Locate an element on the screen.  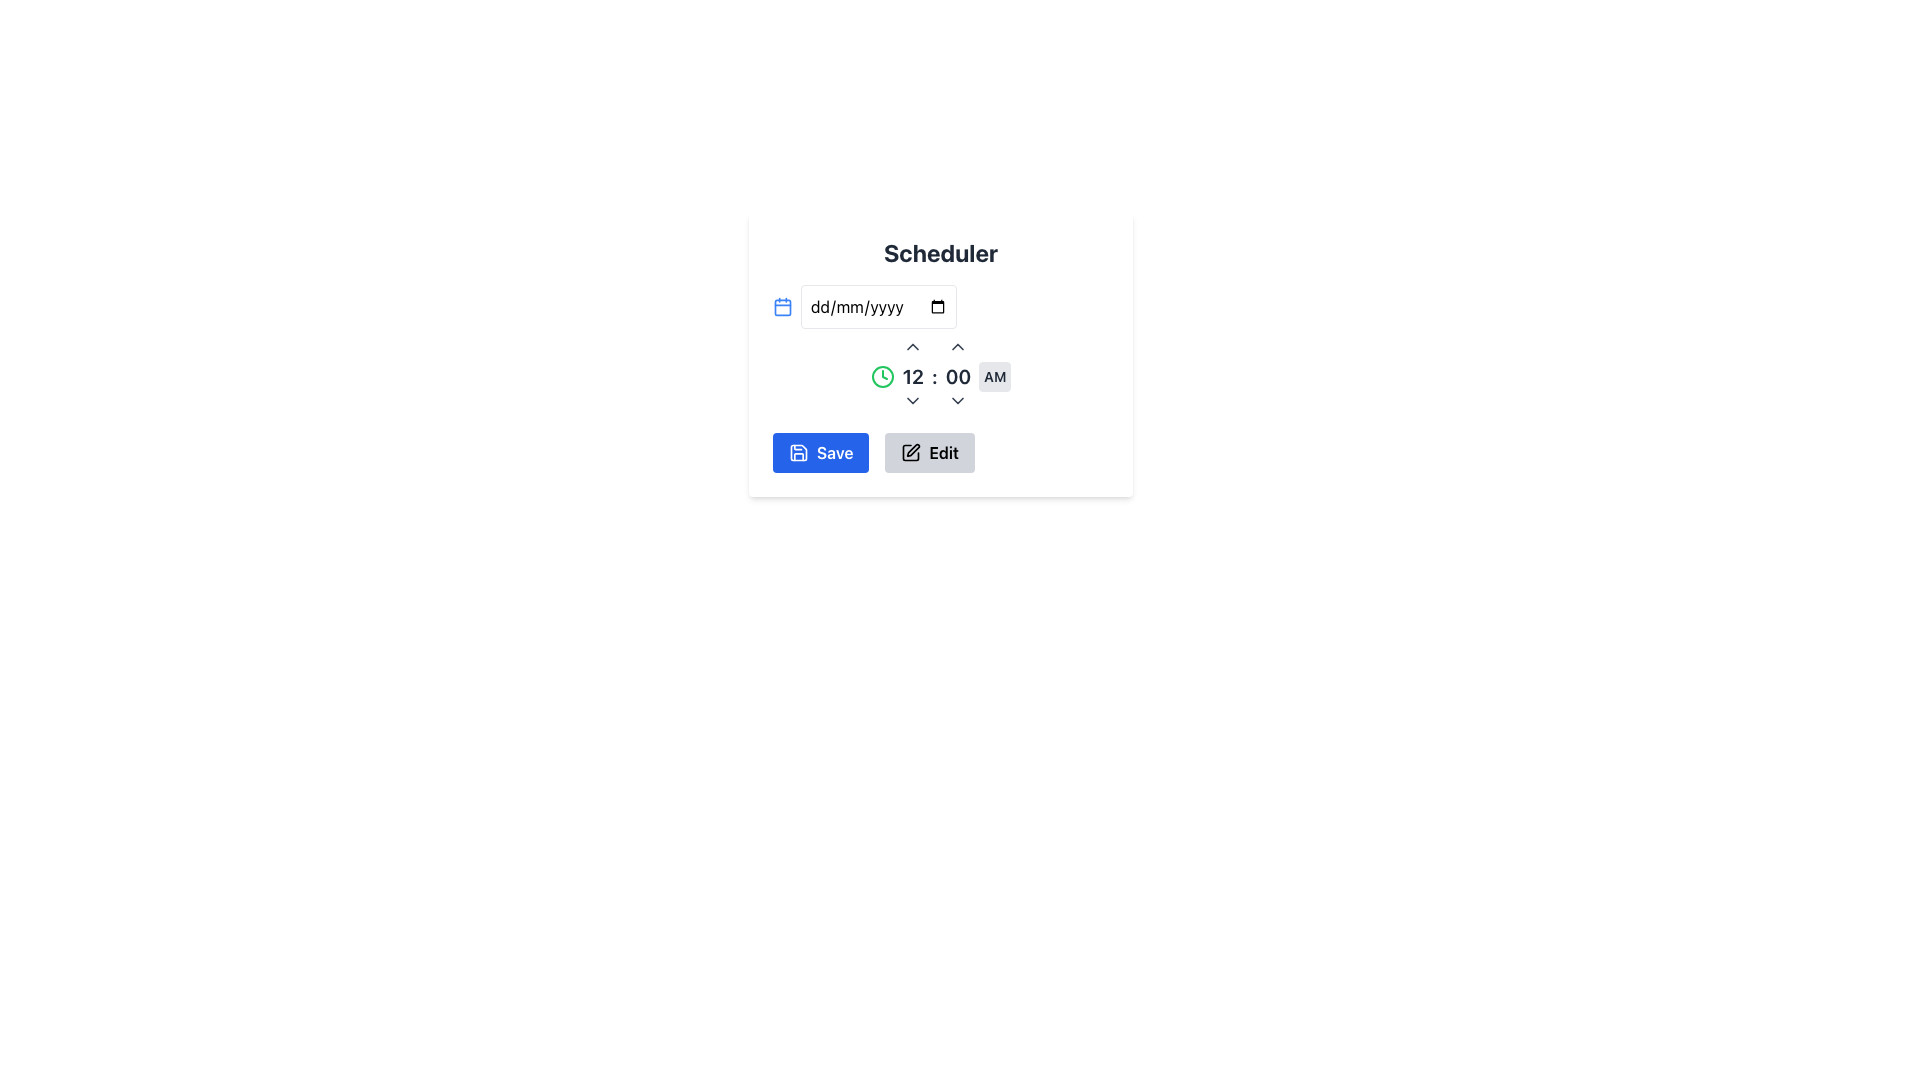
the small calendar icon styled with blue strokes and a rounded rectangular frame, positioned to the left of the date input field is located at coordinates (781, 307).